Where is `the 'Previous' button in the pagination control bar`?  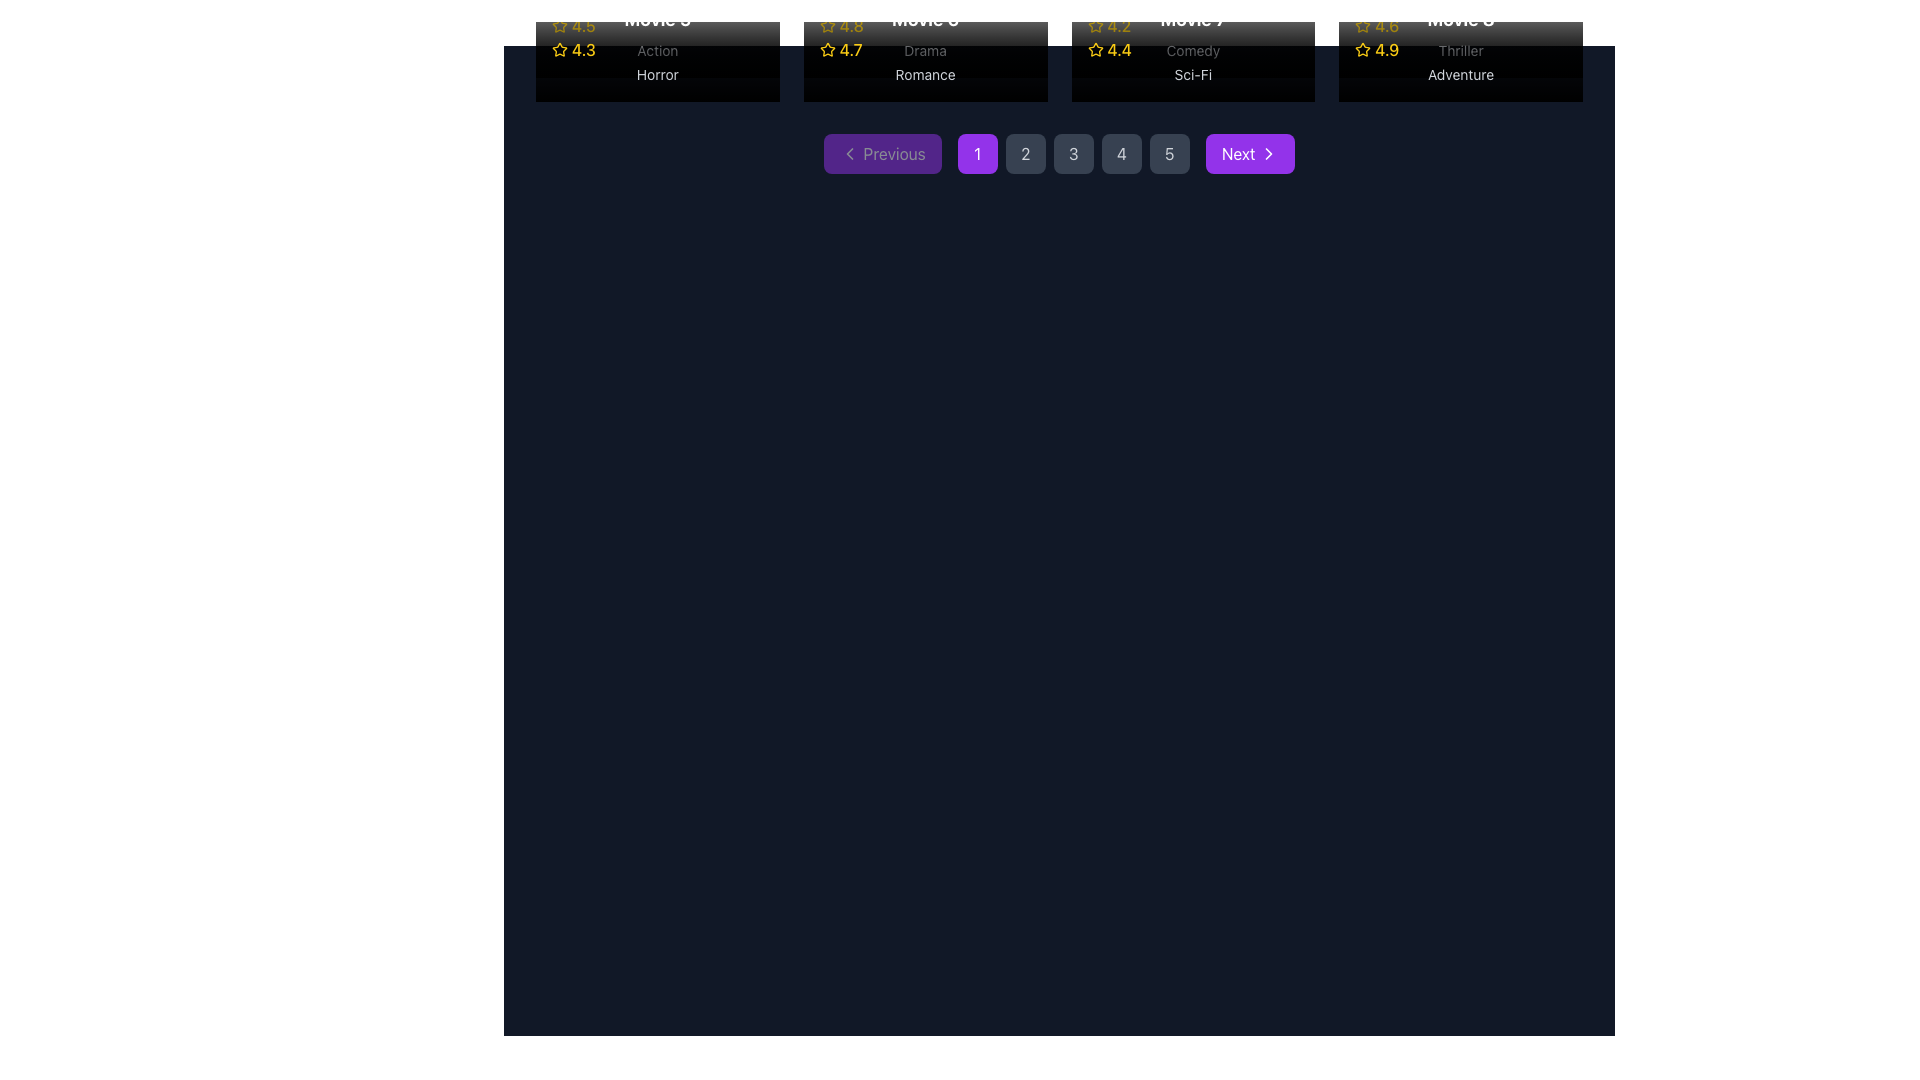
the 'Previous' button in the pagination control bar is located at coordinates (881, 153).